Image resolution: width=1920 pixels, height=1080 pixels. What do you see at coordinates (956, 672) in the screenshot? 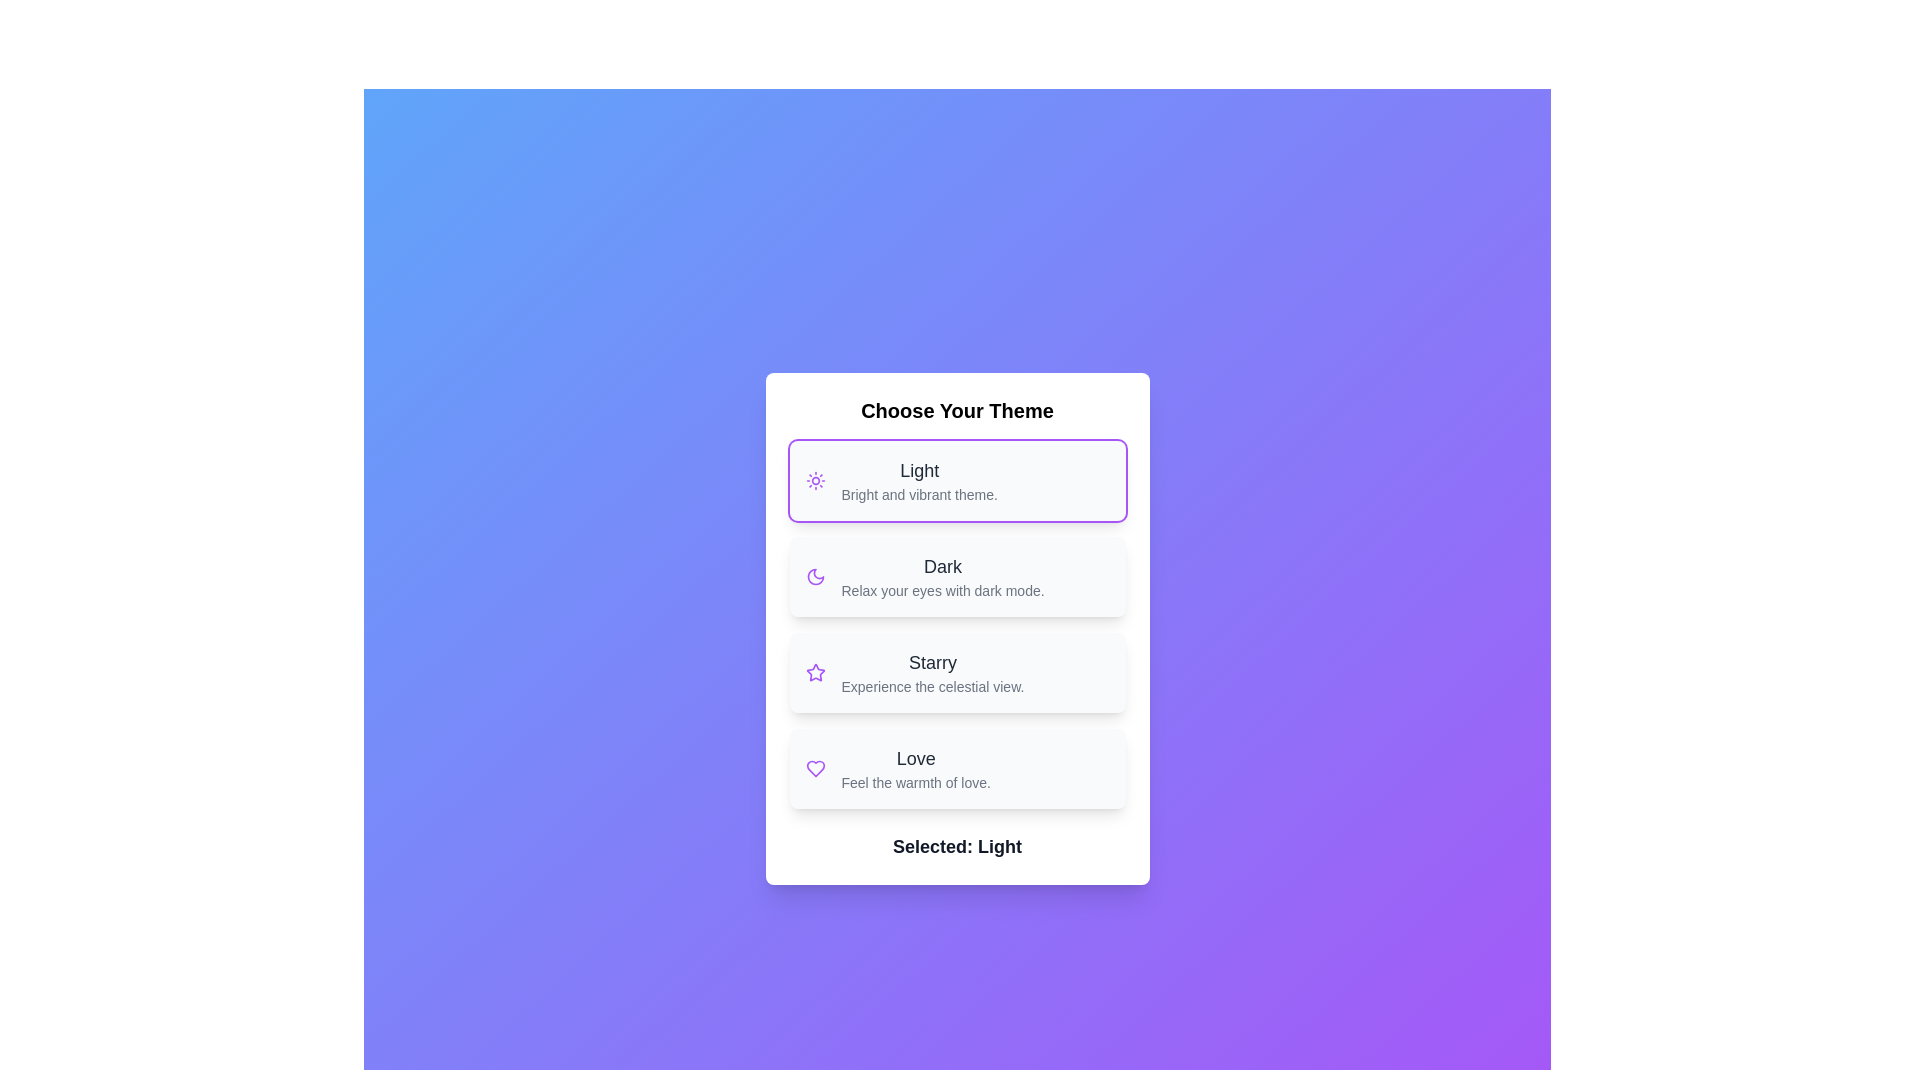
I see `the theme Starry by clicking on its corresponding area` at bounding box center [956, 672].